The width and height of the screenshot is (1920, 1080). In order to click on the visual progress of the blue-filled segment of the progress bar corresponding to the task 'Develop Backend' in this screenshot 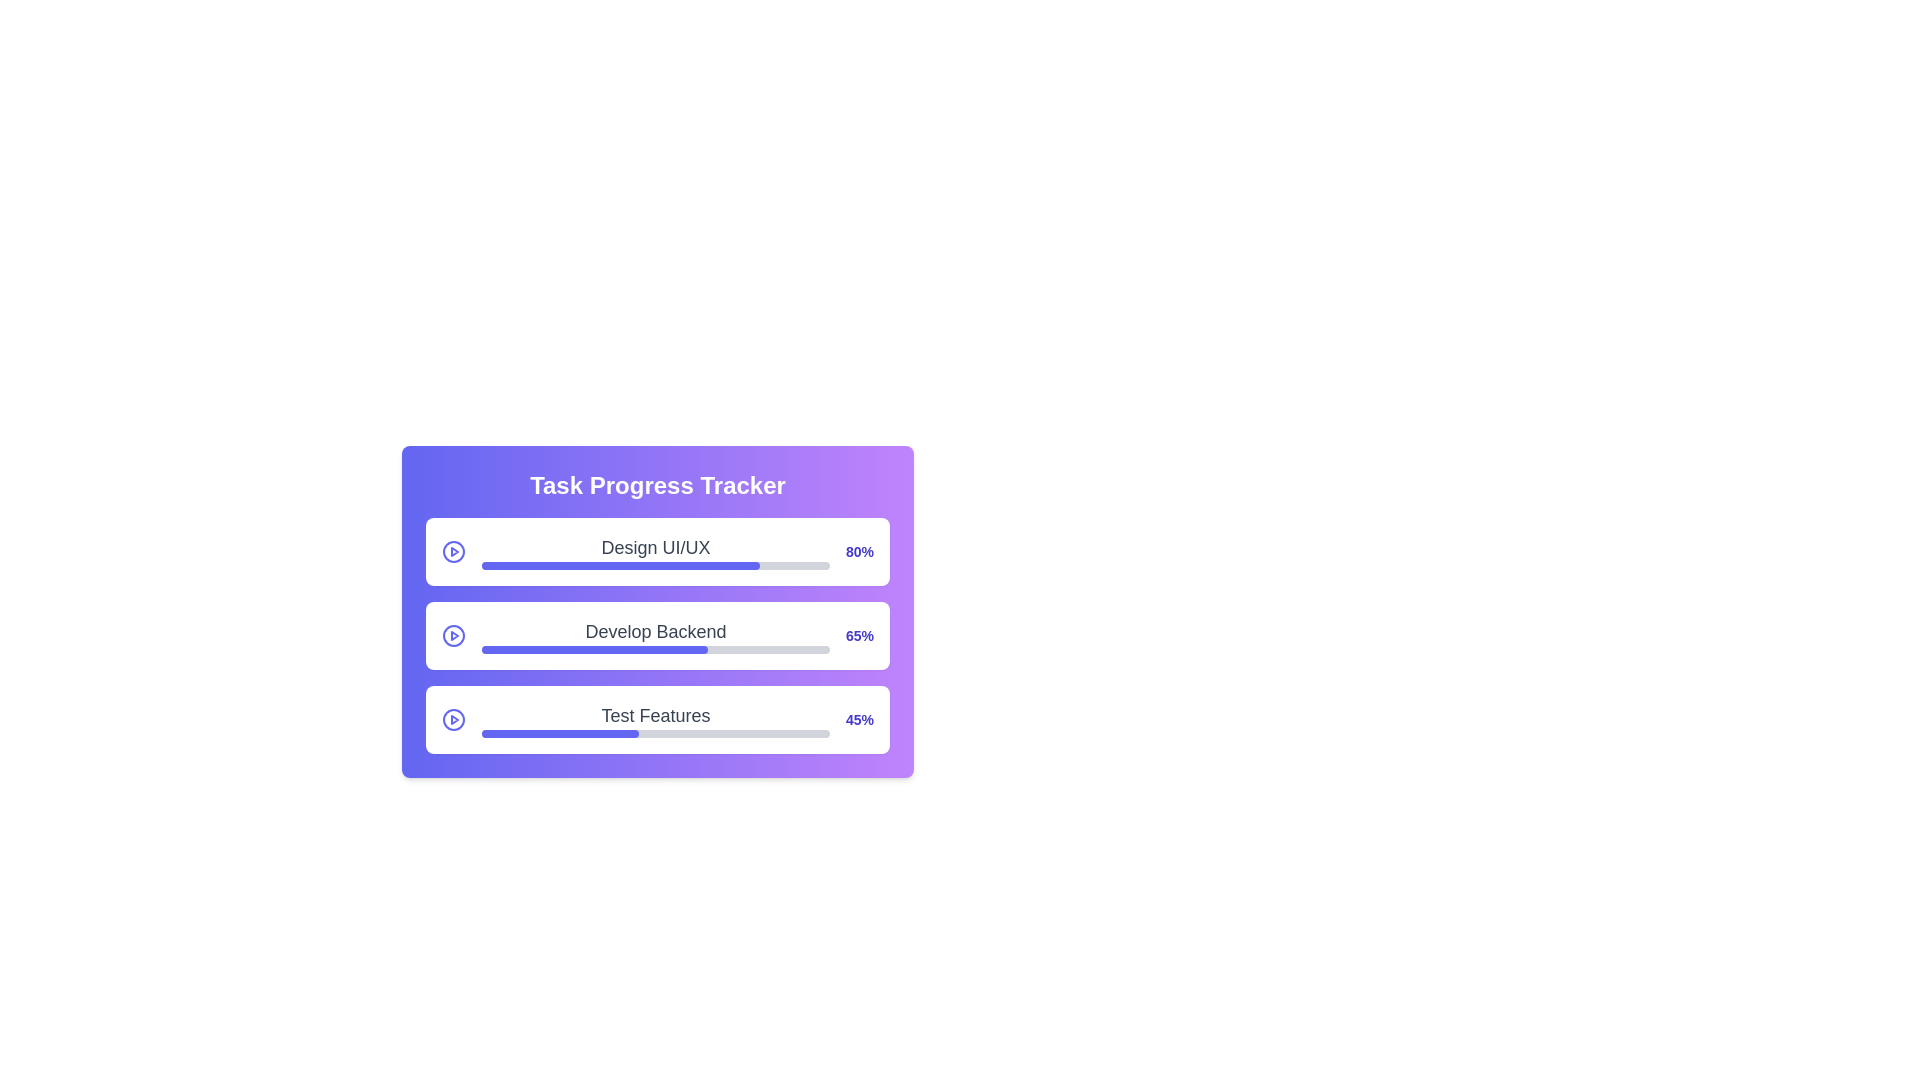, I will do `click(594, 650)`.